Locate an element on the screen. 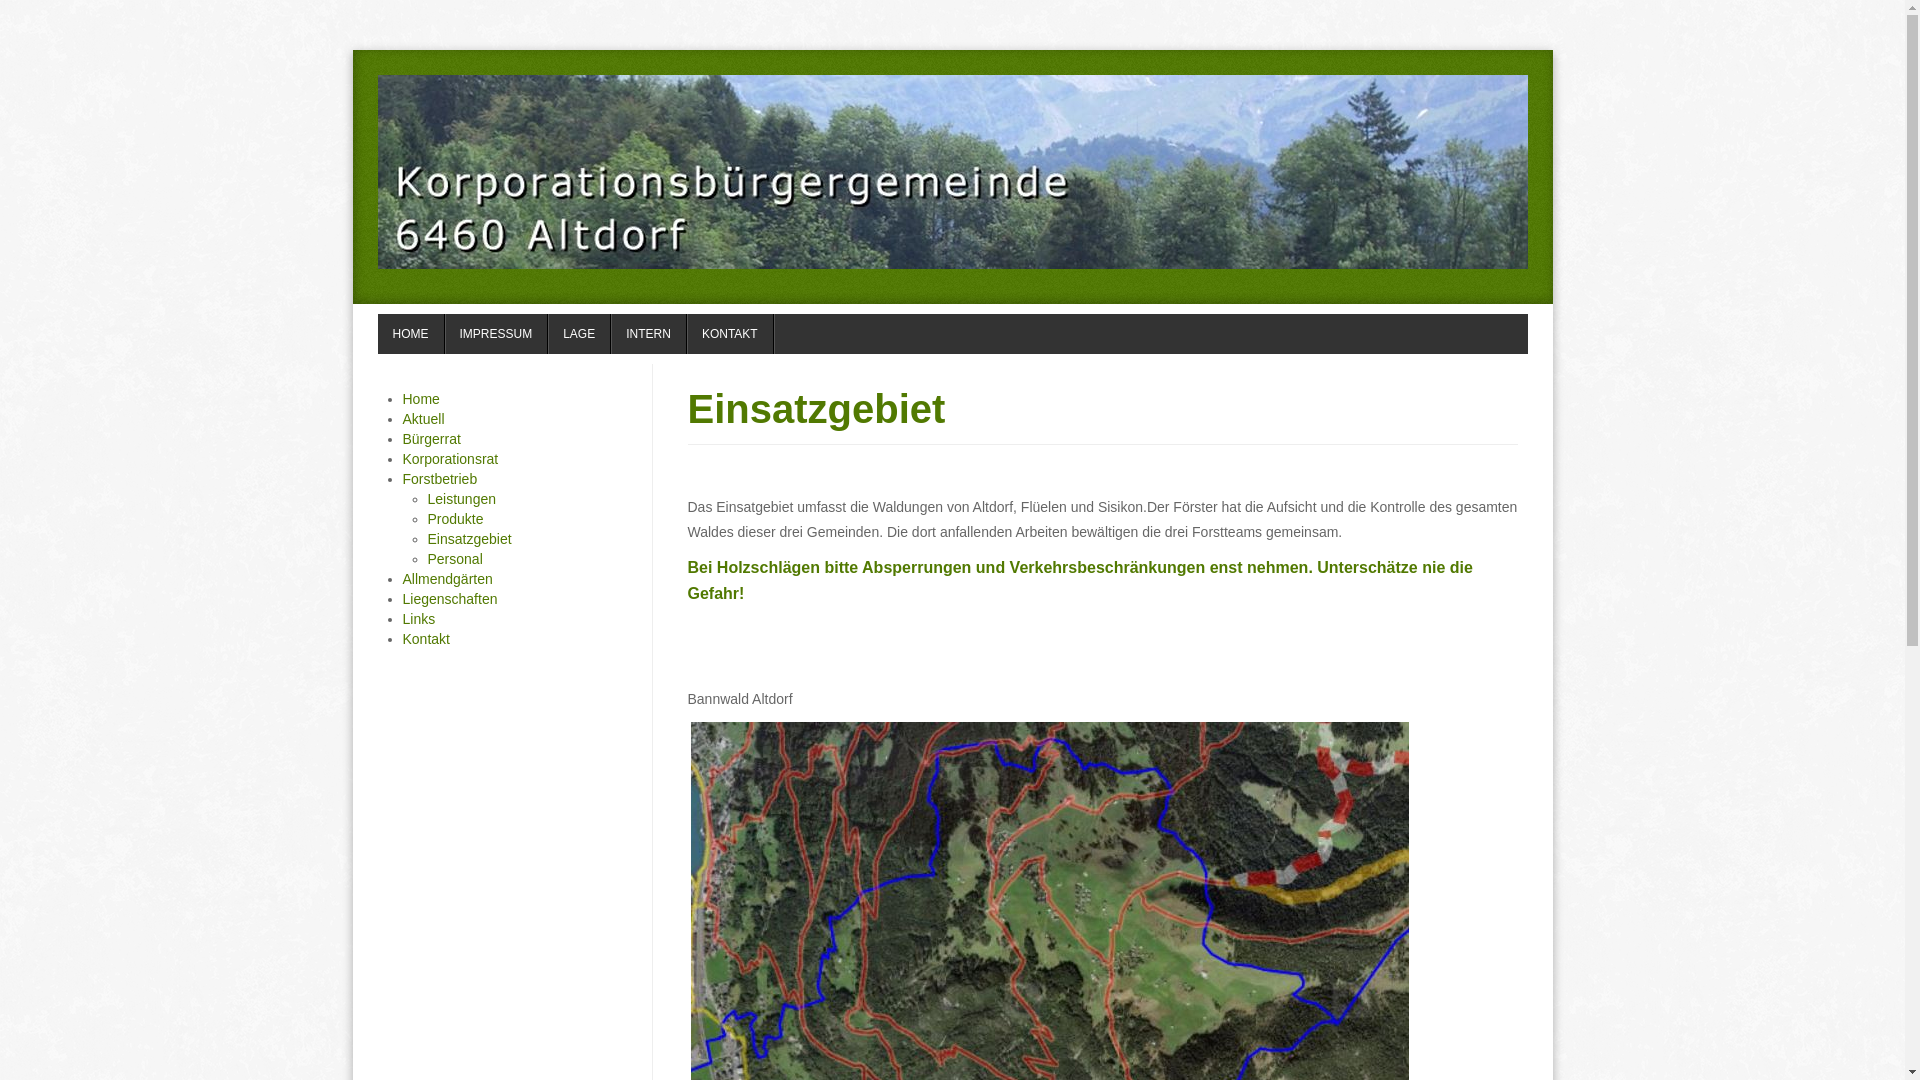 This screenshot has height=1080, width=1920. 'Home' is located at coordinates (419, 398).